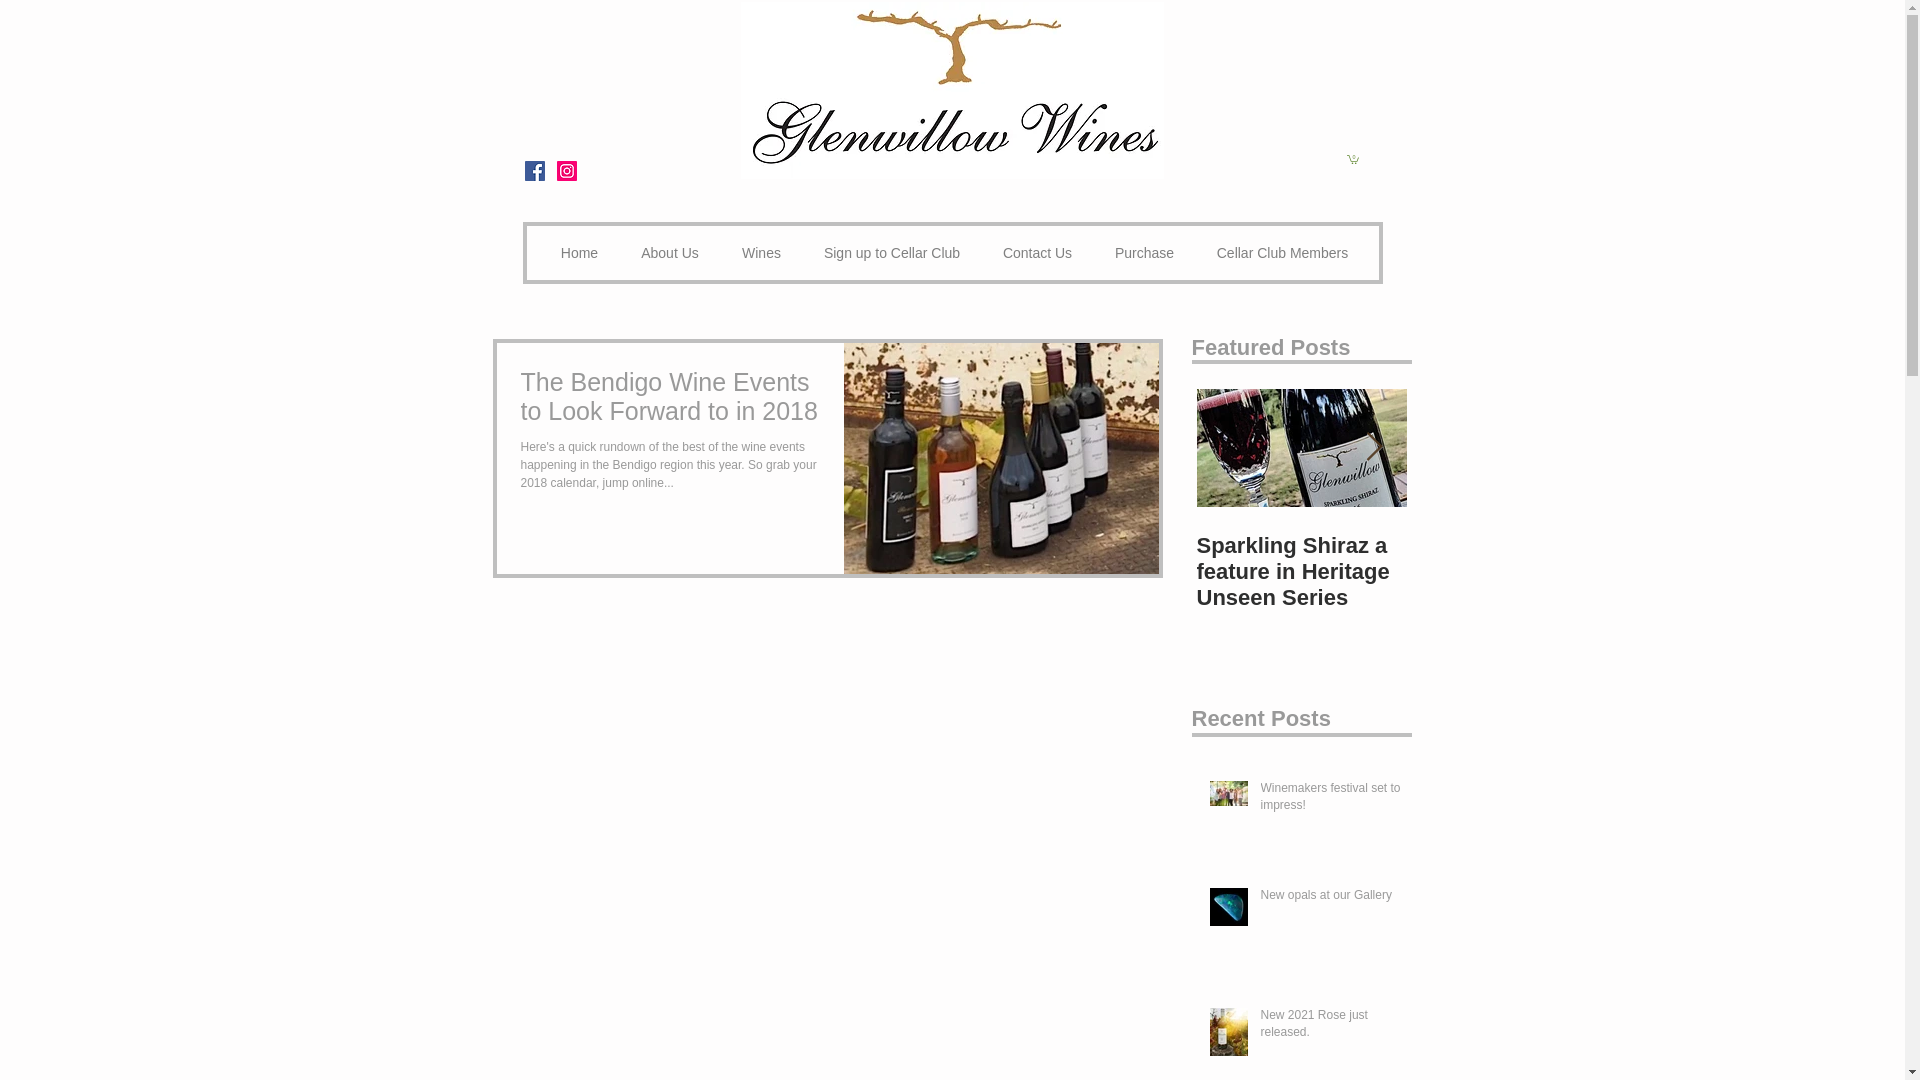 The height and width of the screenshot is (1080, 1920). Describe the element at coordinates (1331, 800) in the screenshot. I see `'Winemakers festival set to impress!'` at that location.